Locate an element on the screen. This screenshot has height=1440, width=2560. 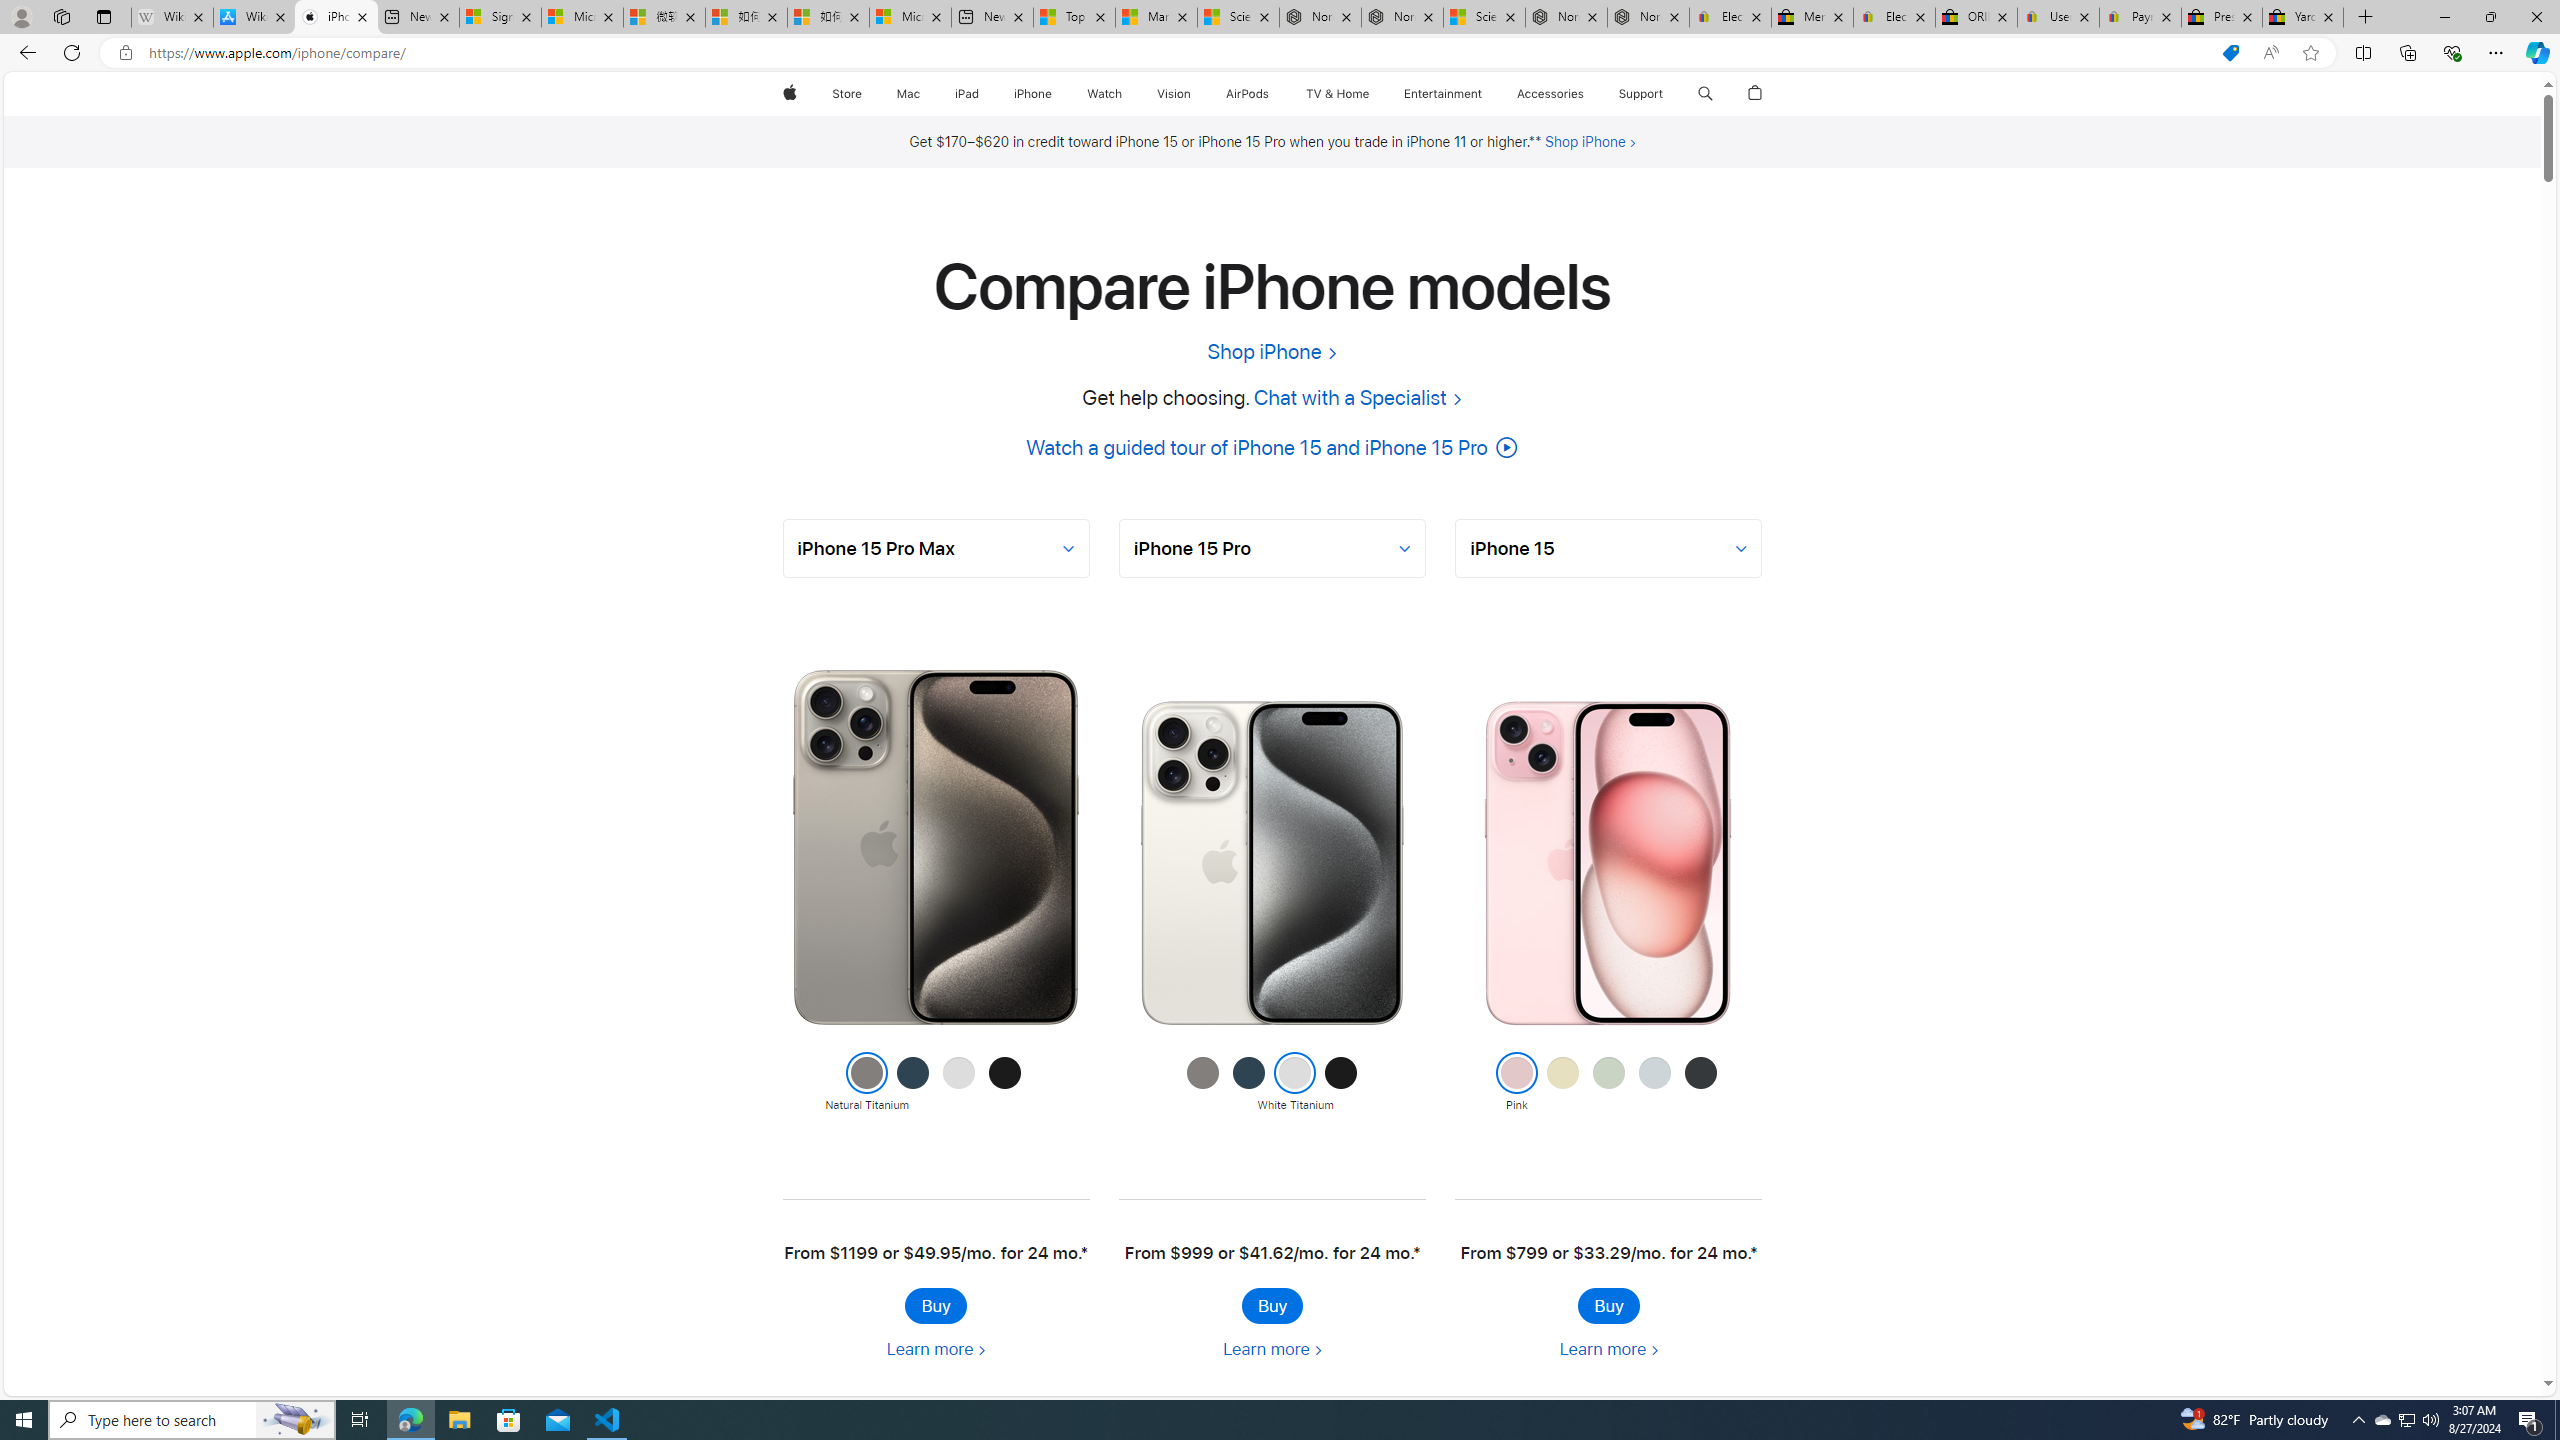
'iPhone - Compare Models - Apple' is located at coordinates (335, 16).